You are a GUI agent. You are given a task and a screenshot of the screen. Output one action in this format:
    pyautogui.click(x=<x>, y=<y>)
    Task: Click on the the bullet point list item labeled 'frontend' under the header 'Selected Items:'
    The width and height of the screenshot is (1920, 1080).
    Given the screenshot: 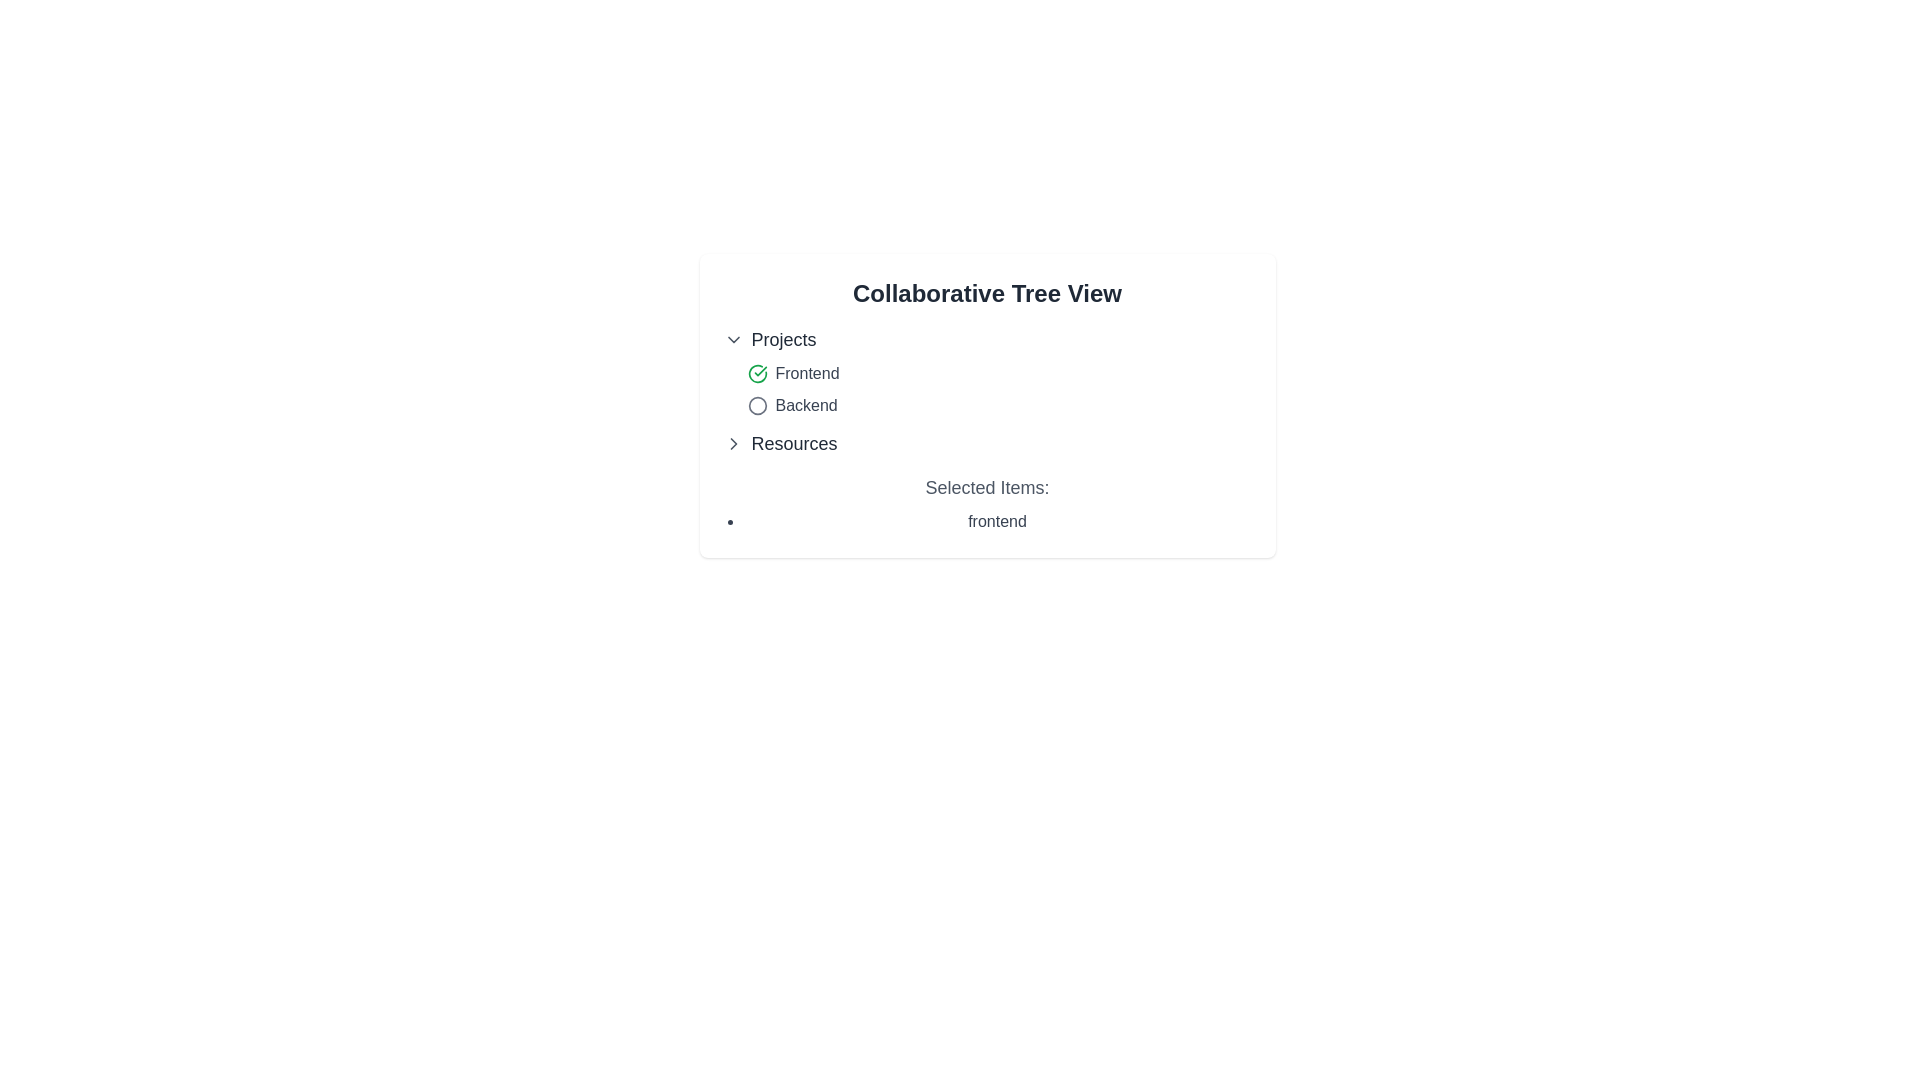 What is the action you would take?
    pyautogui.click(x=987, y=520)
    